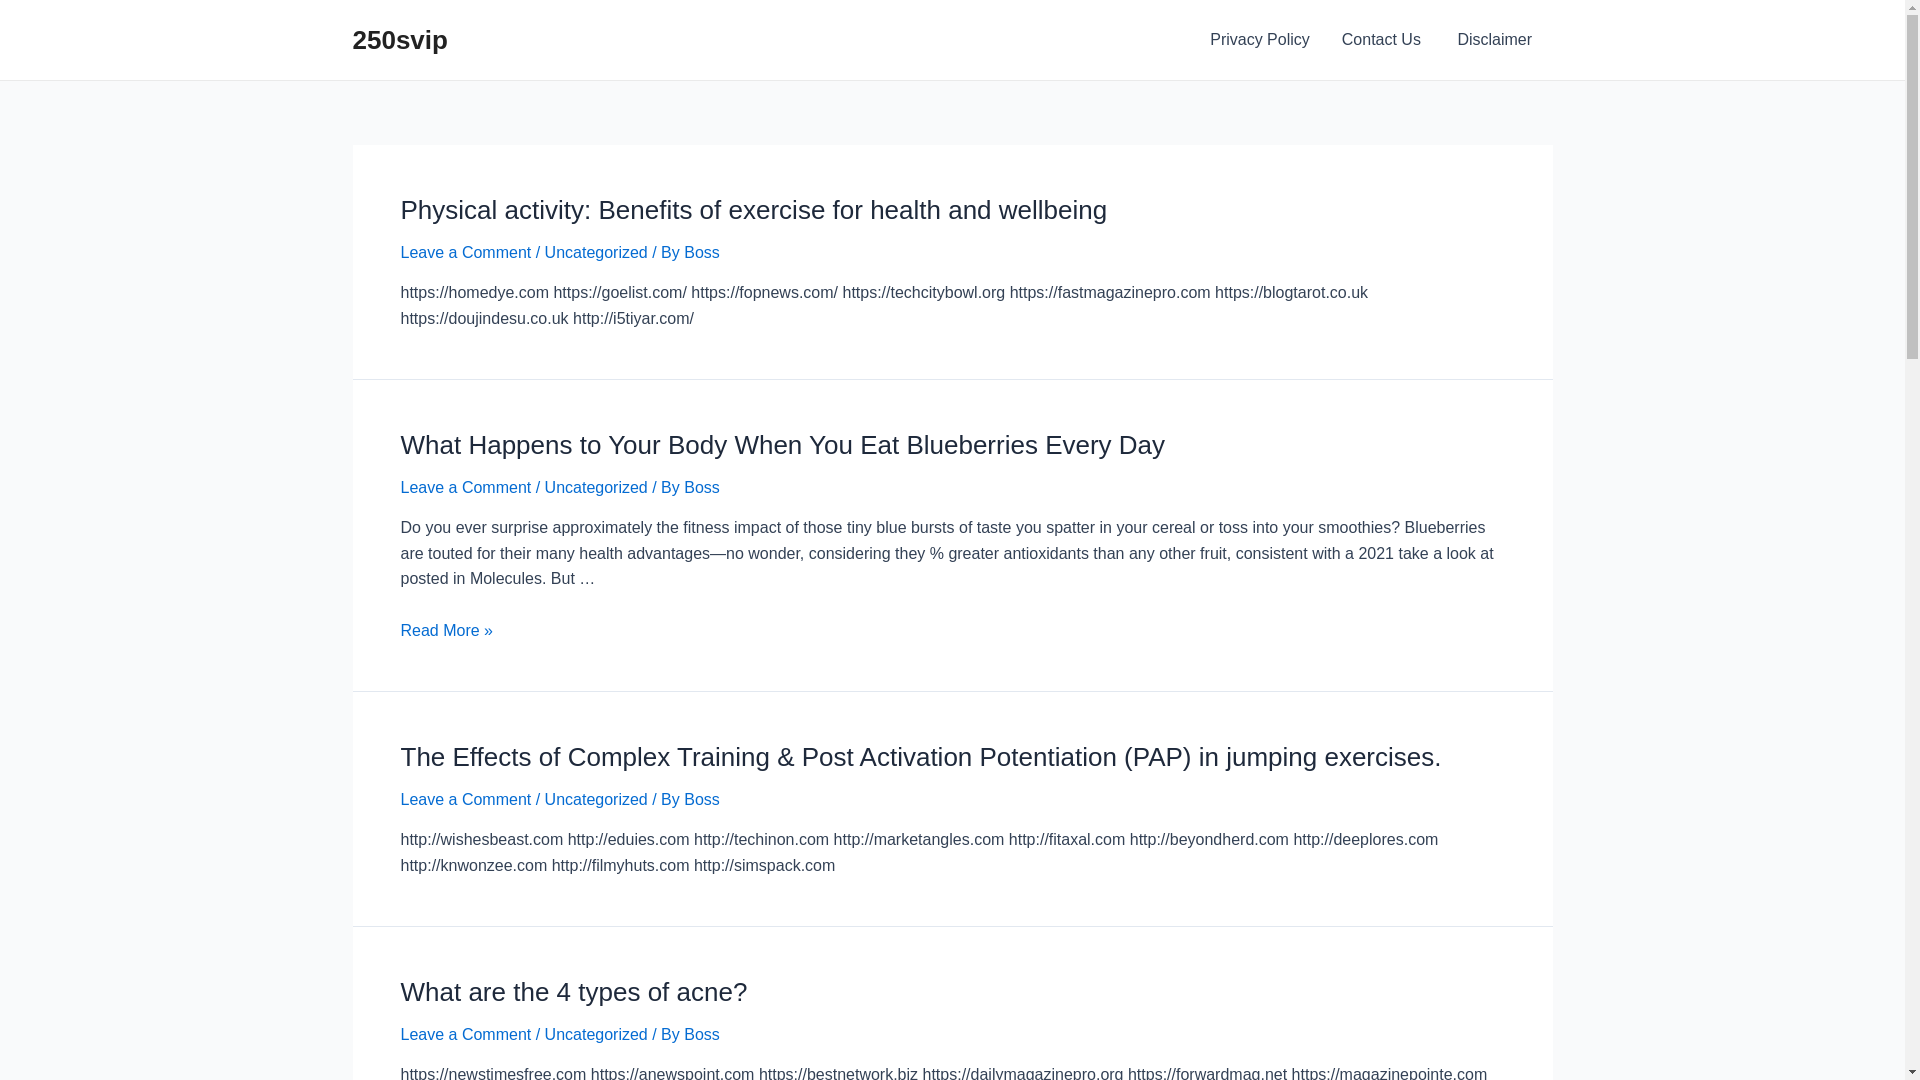 This screenshot has width=1920, height=1080. I want to click on 'Contact Us ', so click(1382, 39).